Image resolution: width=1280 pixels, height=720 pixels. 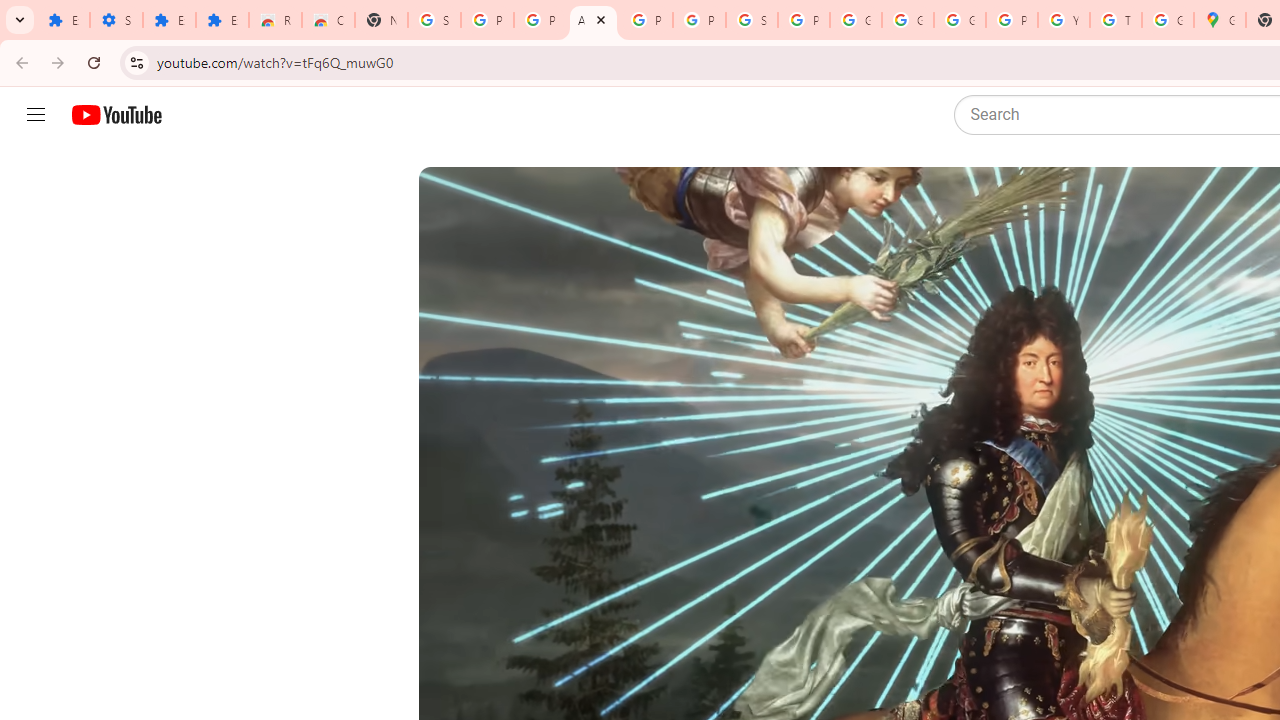 I want to click on 'Google Maps', so click(x=1218, y=20).